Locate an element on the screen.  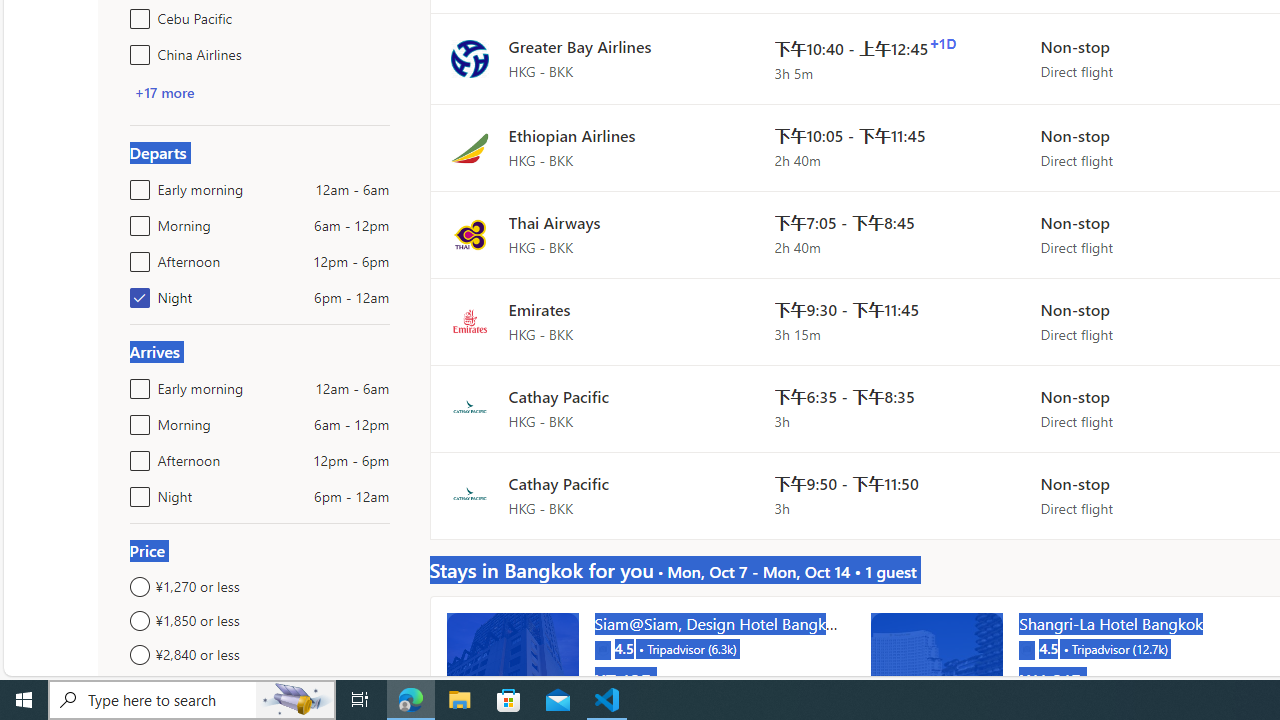
'Night6pm - 12am' is located at coordinates (135, 492).